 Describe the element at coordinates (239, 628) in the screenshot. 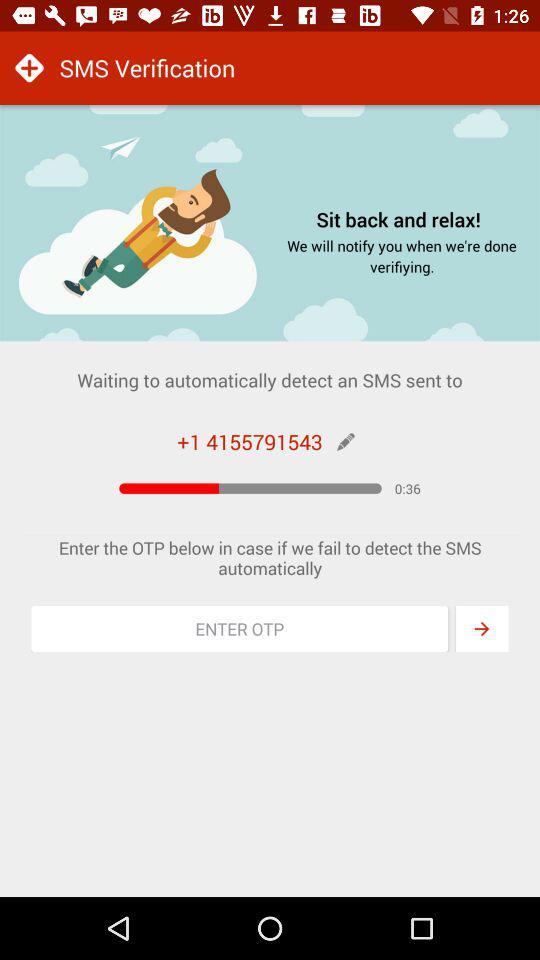

I see `otp section` at that location.